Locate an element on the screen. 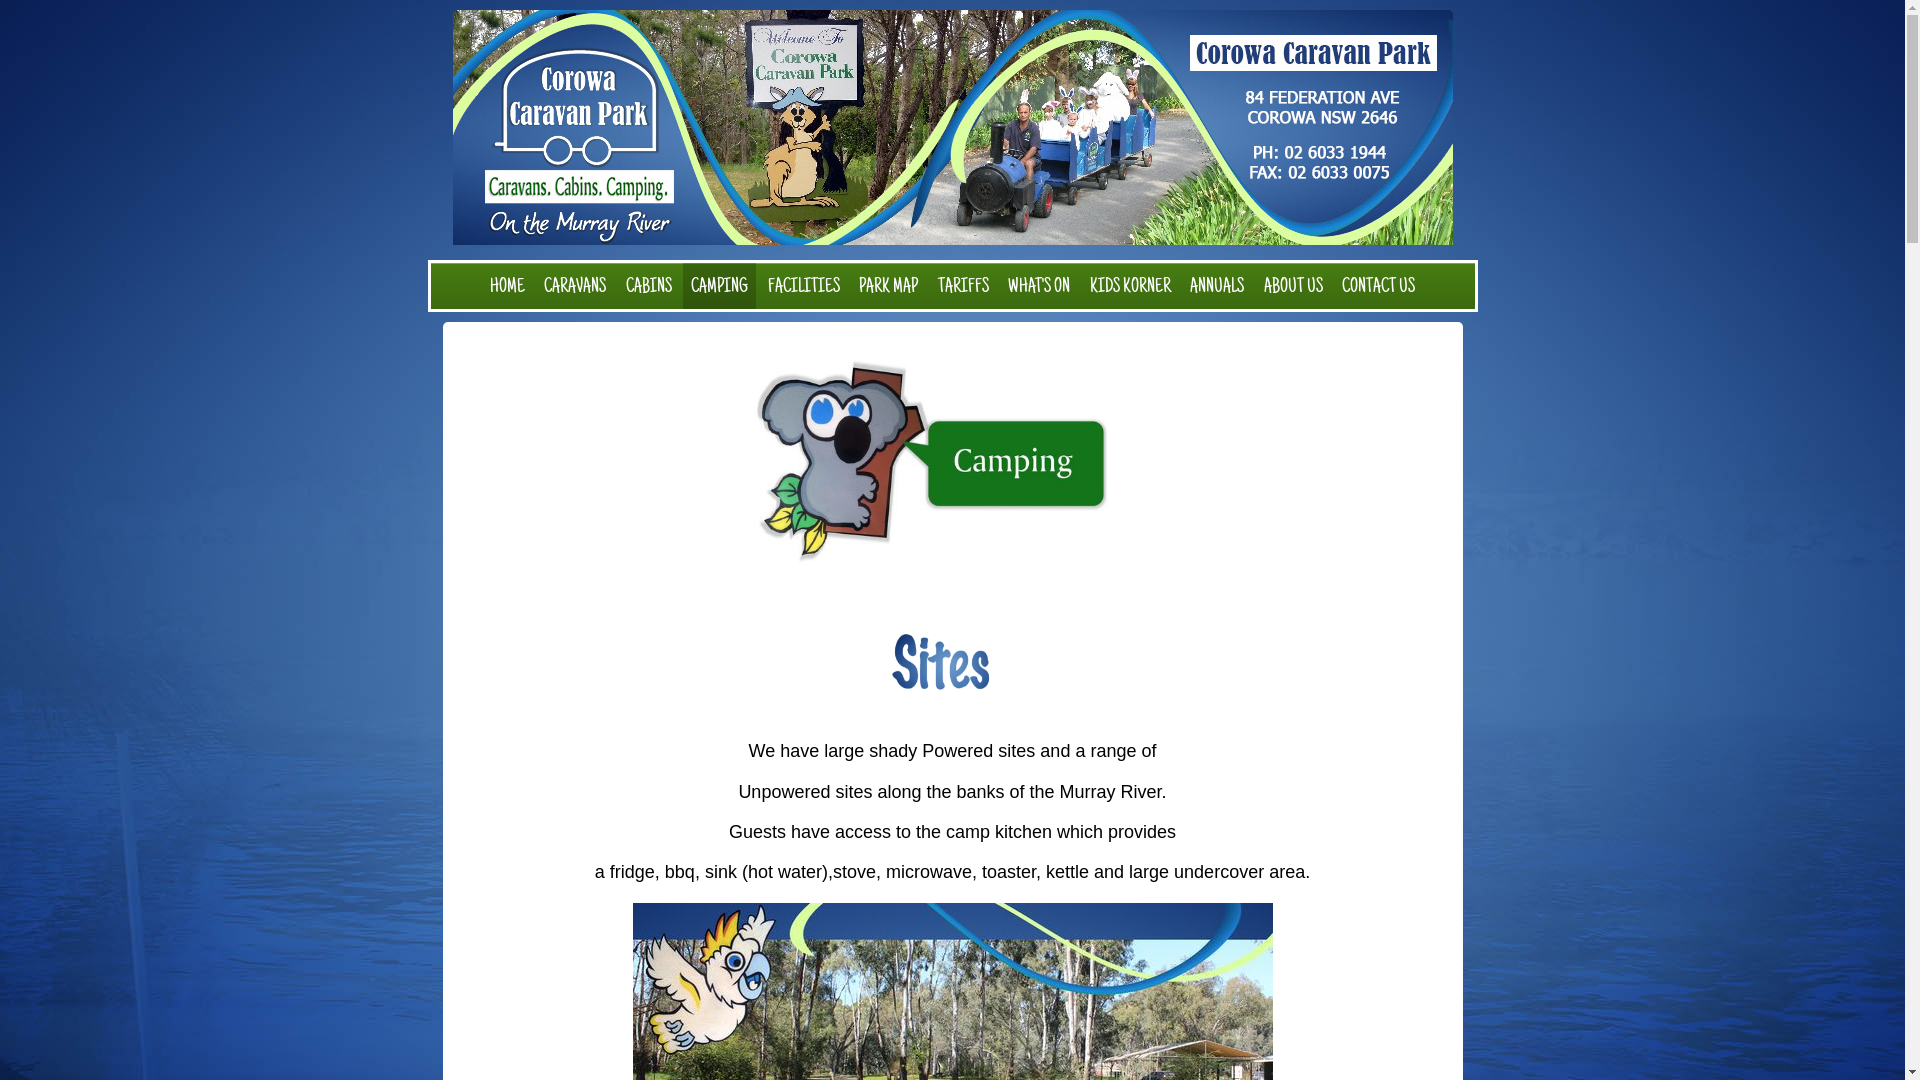  'CAMPING' is located at coordinates (719, 286).